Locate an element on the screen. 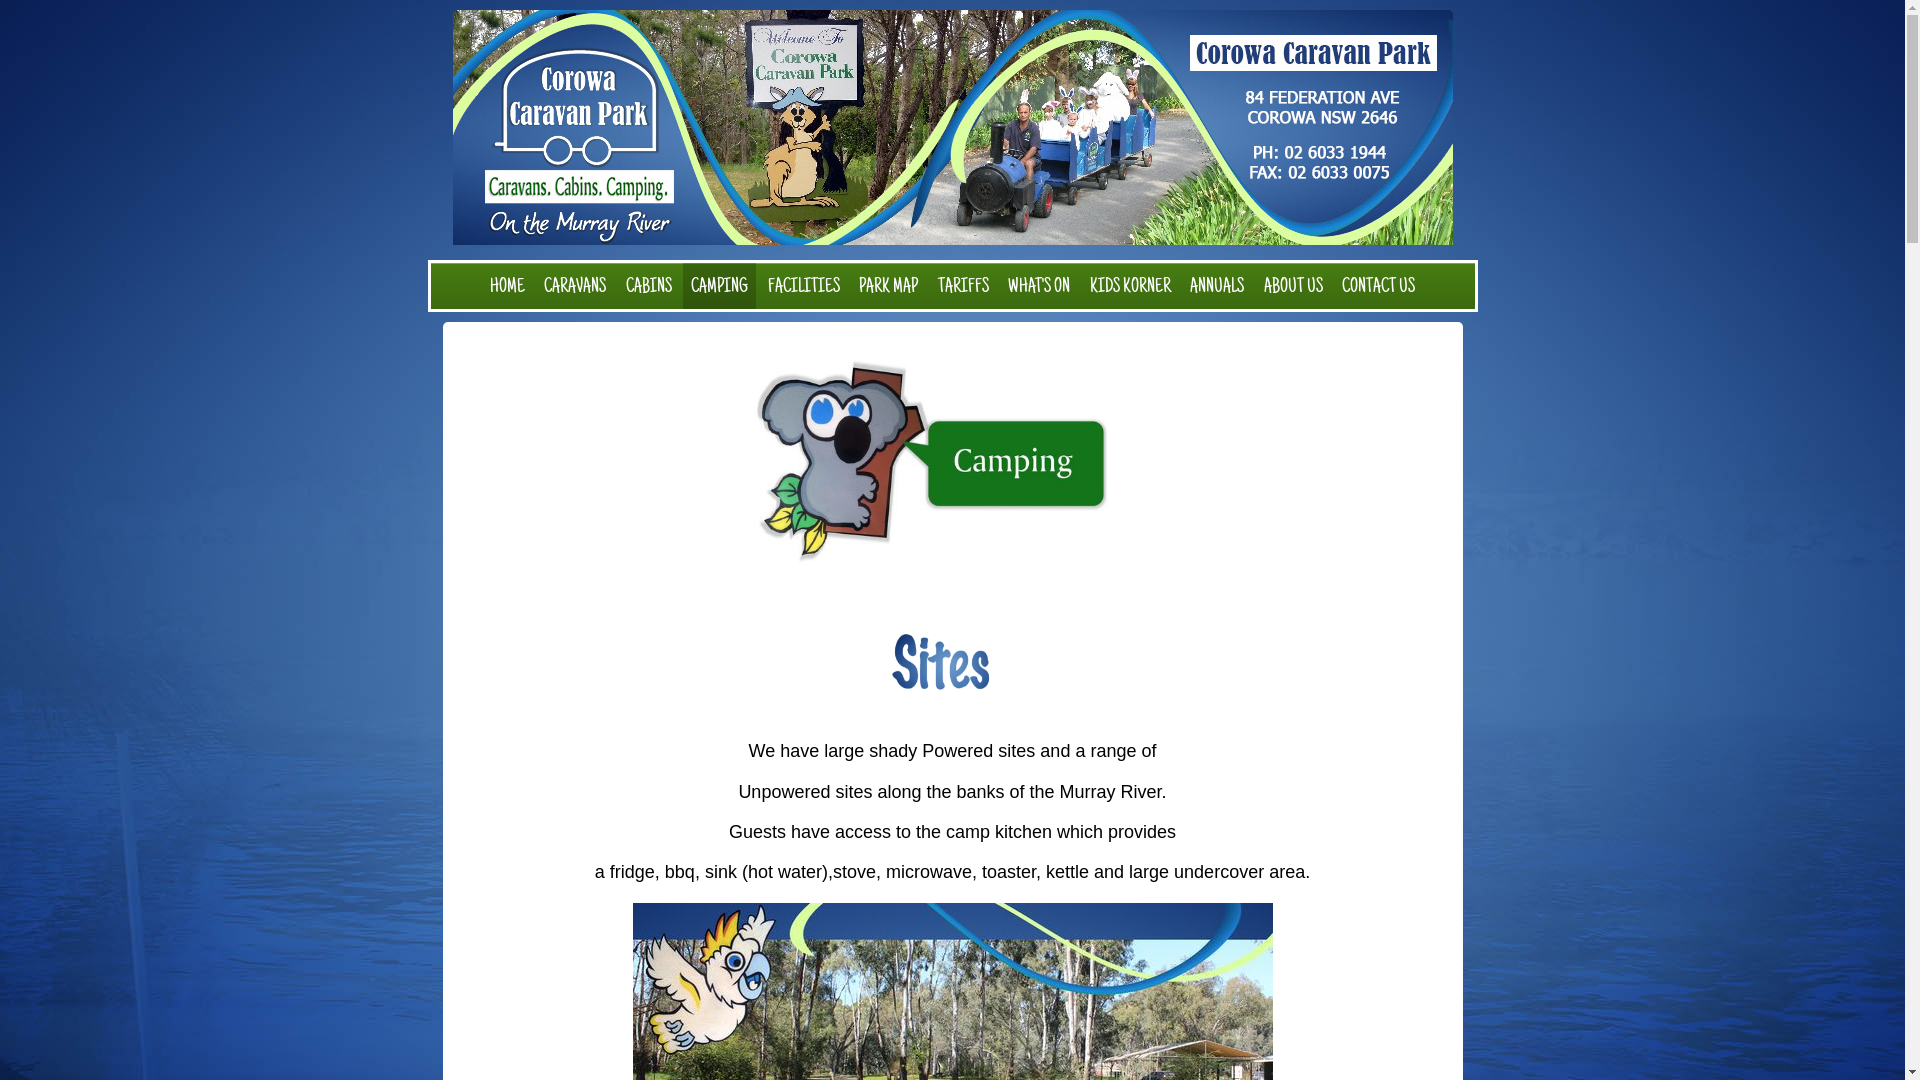  'CAMPING' is located at coordinates (719, 286).